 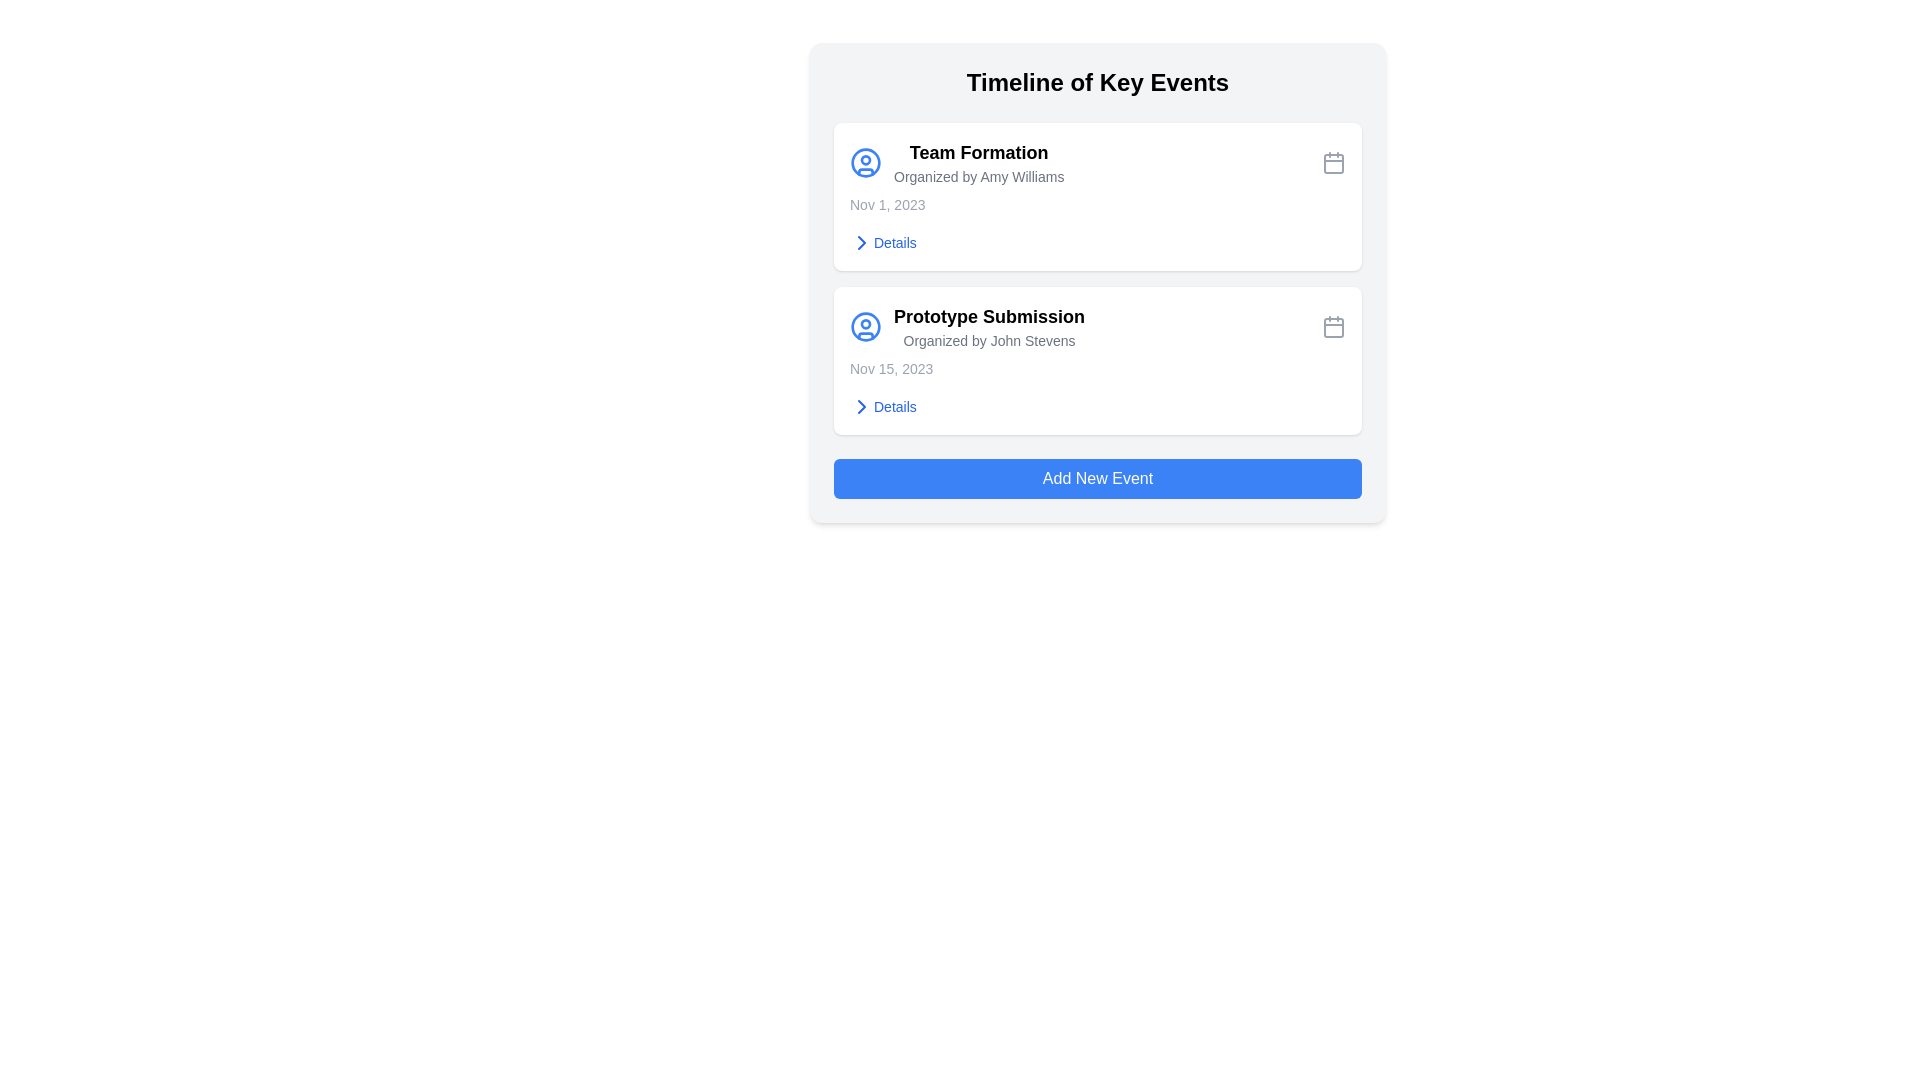 What do you see at coordinates (882, 242) in the screenshot?
I see `the clickable text 'Details' with a blue font and a right-pointing chevron icon` at bounding box center [882, 242].